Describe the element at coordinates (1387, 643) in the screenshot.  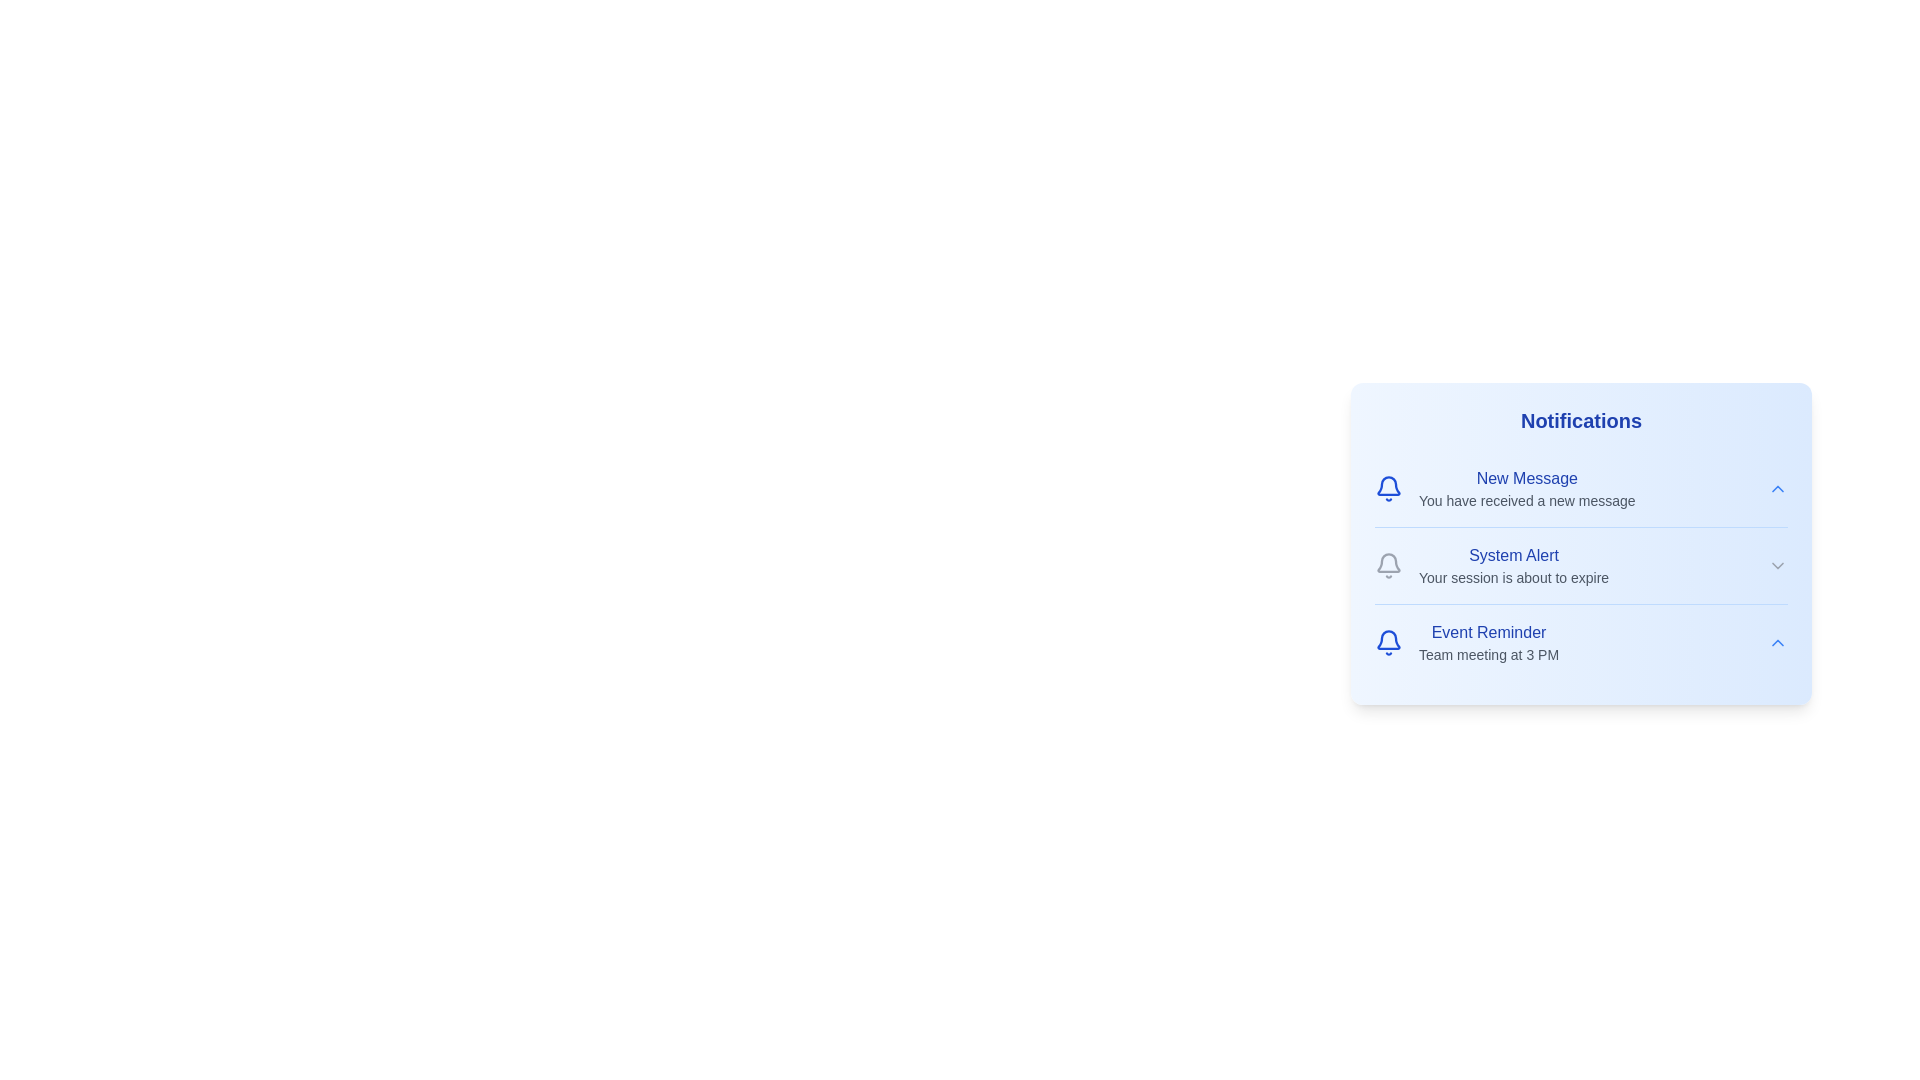
I see `the notification icon for Event Reminder` at that location.